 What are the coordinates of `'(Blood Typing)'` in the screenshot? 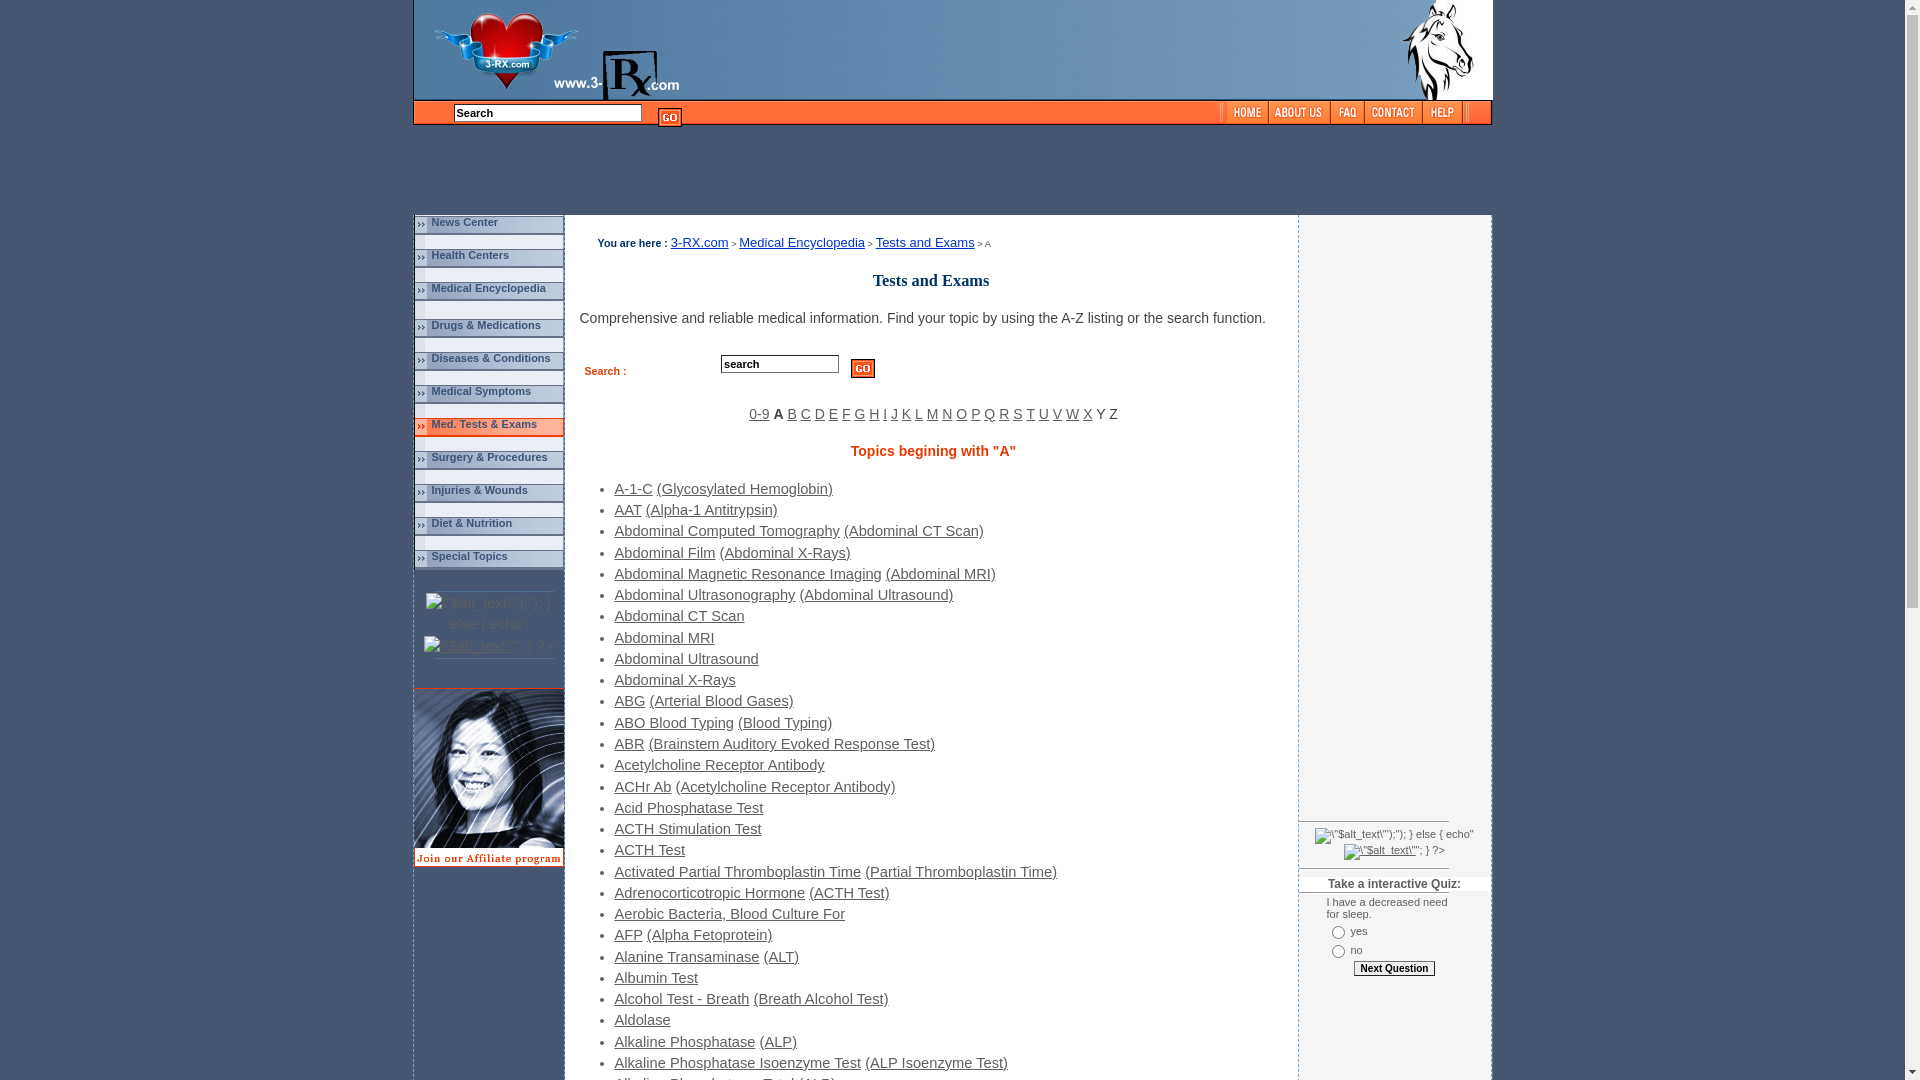 It's located at (784, 722).